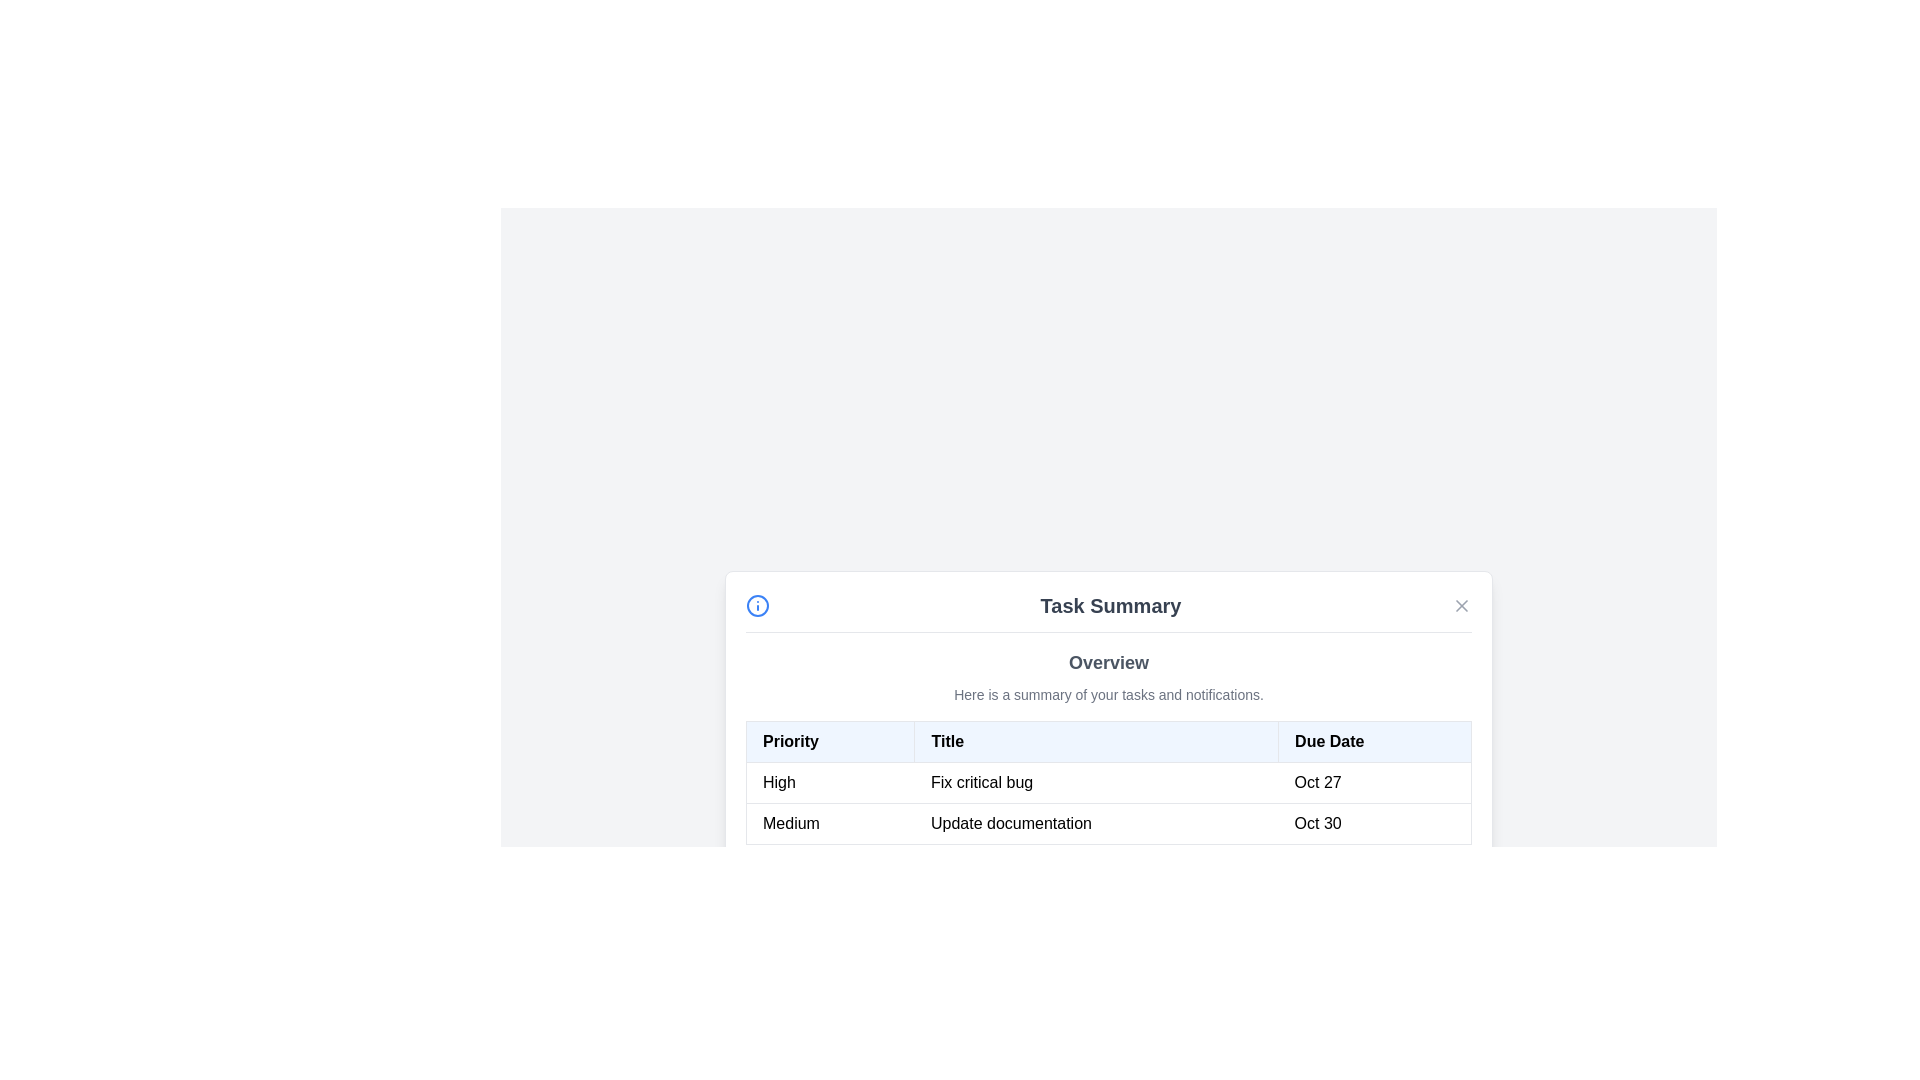 The width and height of the screenshot is (1920, 1080). I want to click on the 'Task Summary' text label, which is a bold header centrally positioned at the top of its section, displayed in dark gray on a white background, so click(1109, 604).